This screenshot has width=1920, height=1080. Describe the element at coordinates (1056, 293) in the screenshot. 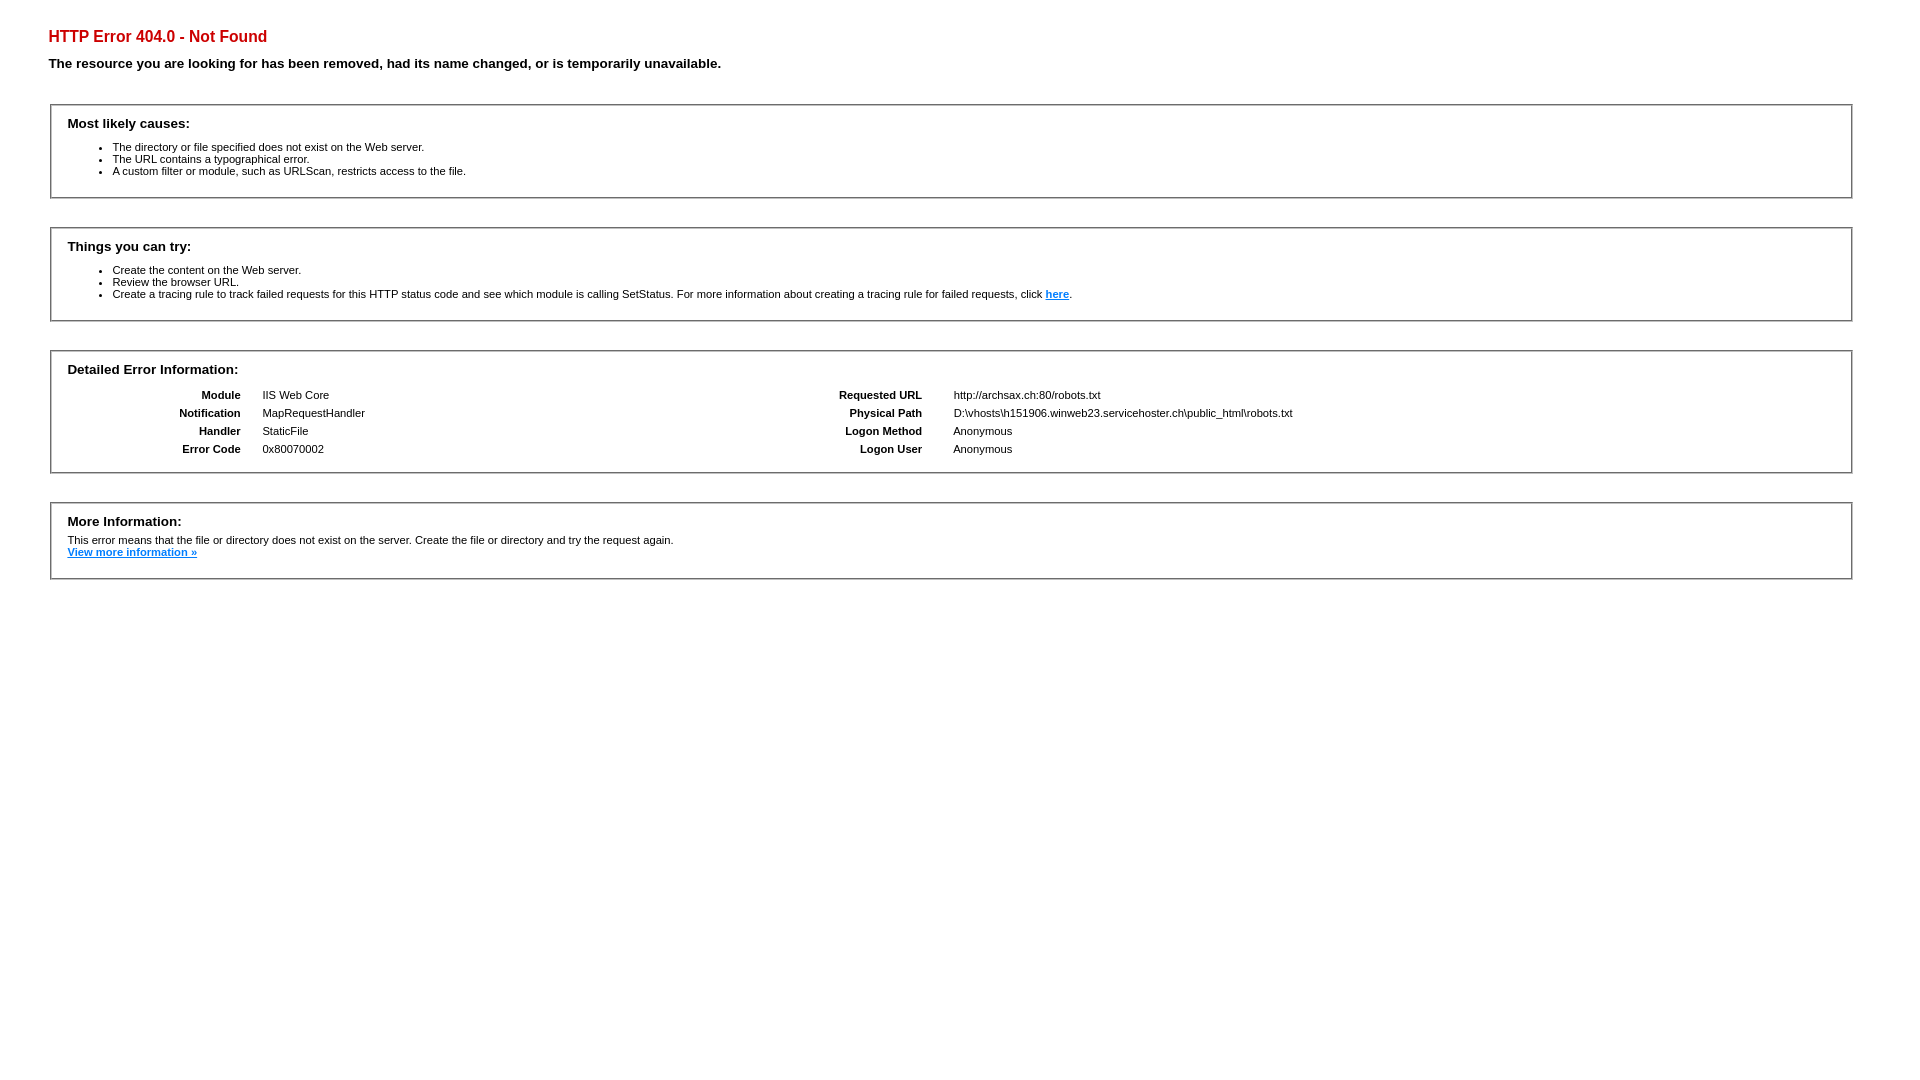

I see `'here'` at that location.